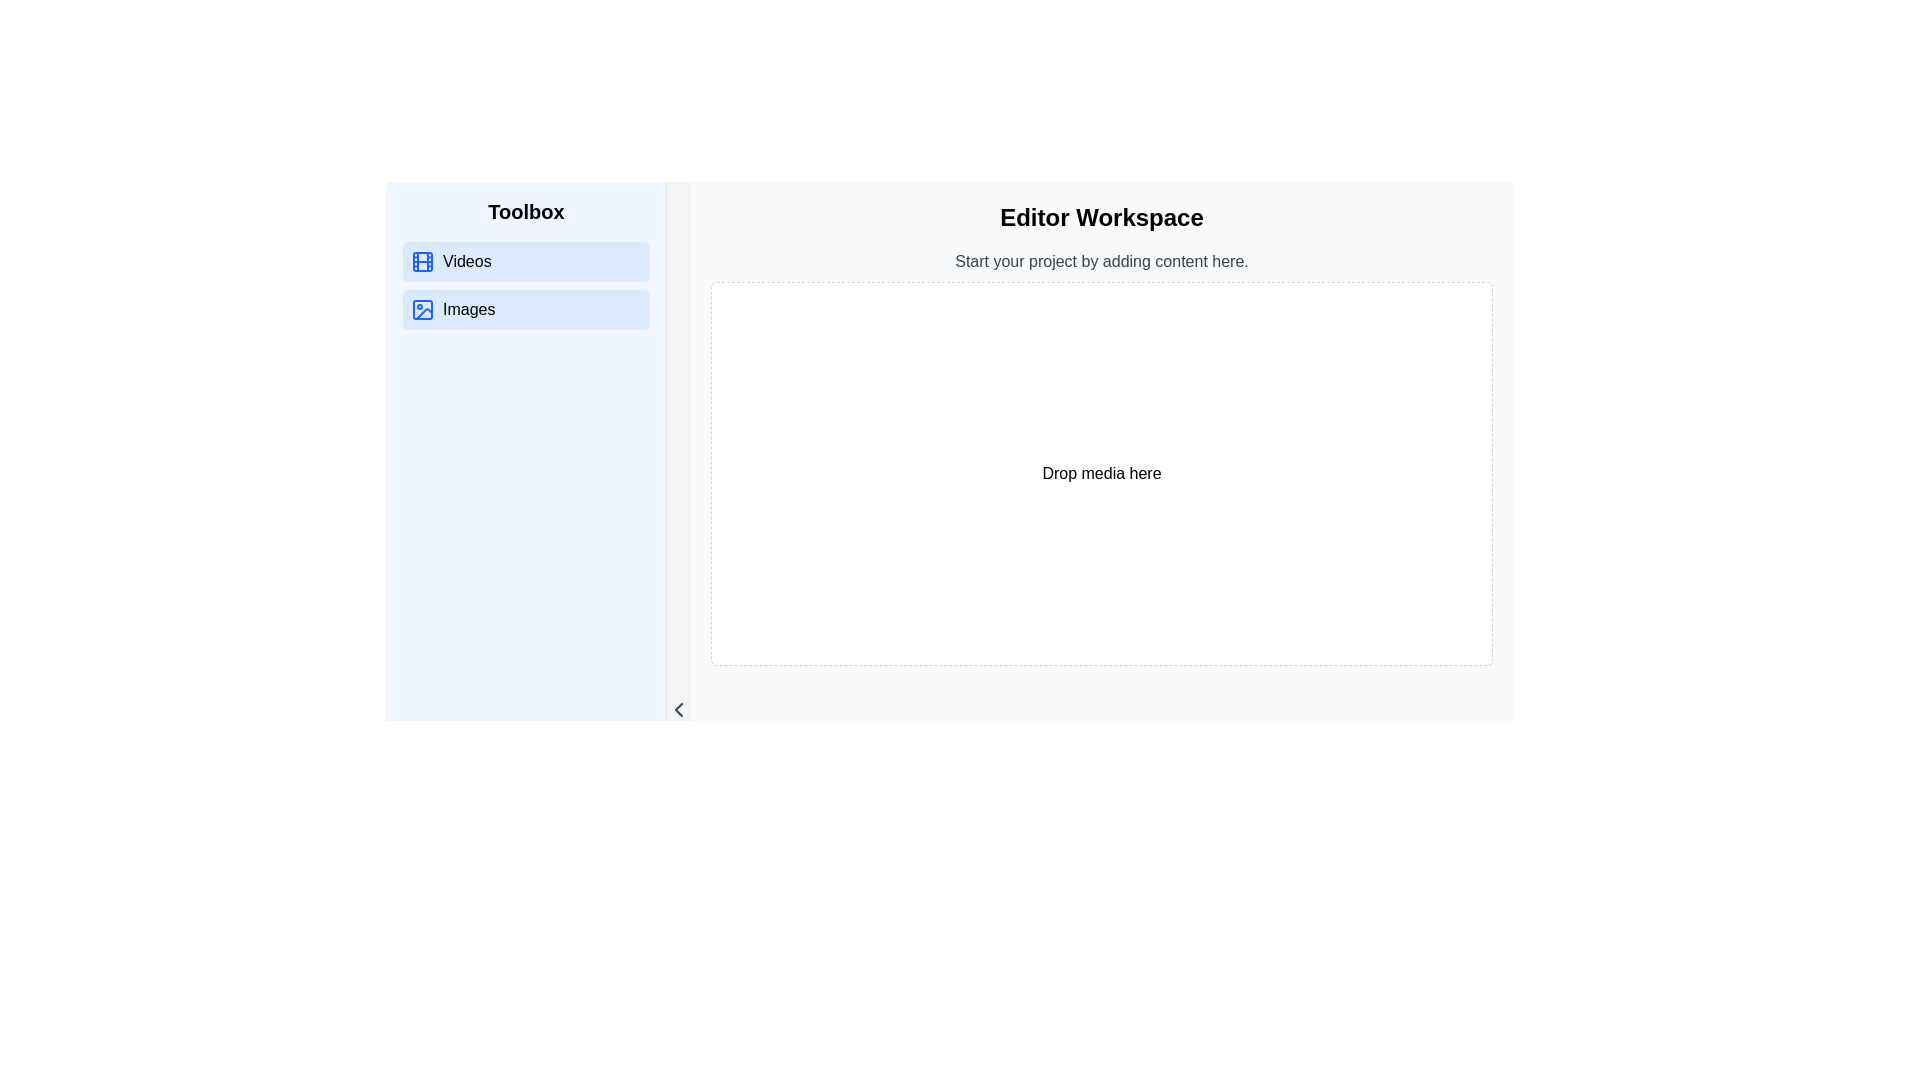 This screenshot has height=1080, width=1920. What do you see at coordinates (526, 285) in the screenshot?
I see `the 'Videos' section in the navigation menu located in the 'Toolbox' sidebar` at bounding box center [526, 285].